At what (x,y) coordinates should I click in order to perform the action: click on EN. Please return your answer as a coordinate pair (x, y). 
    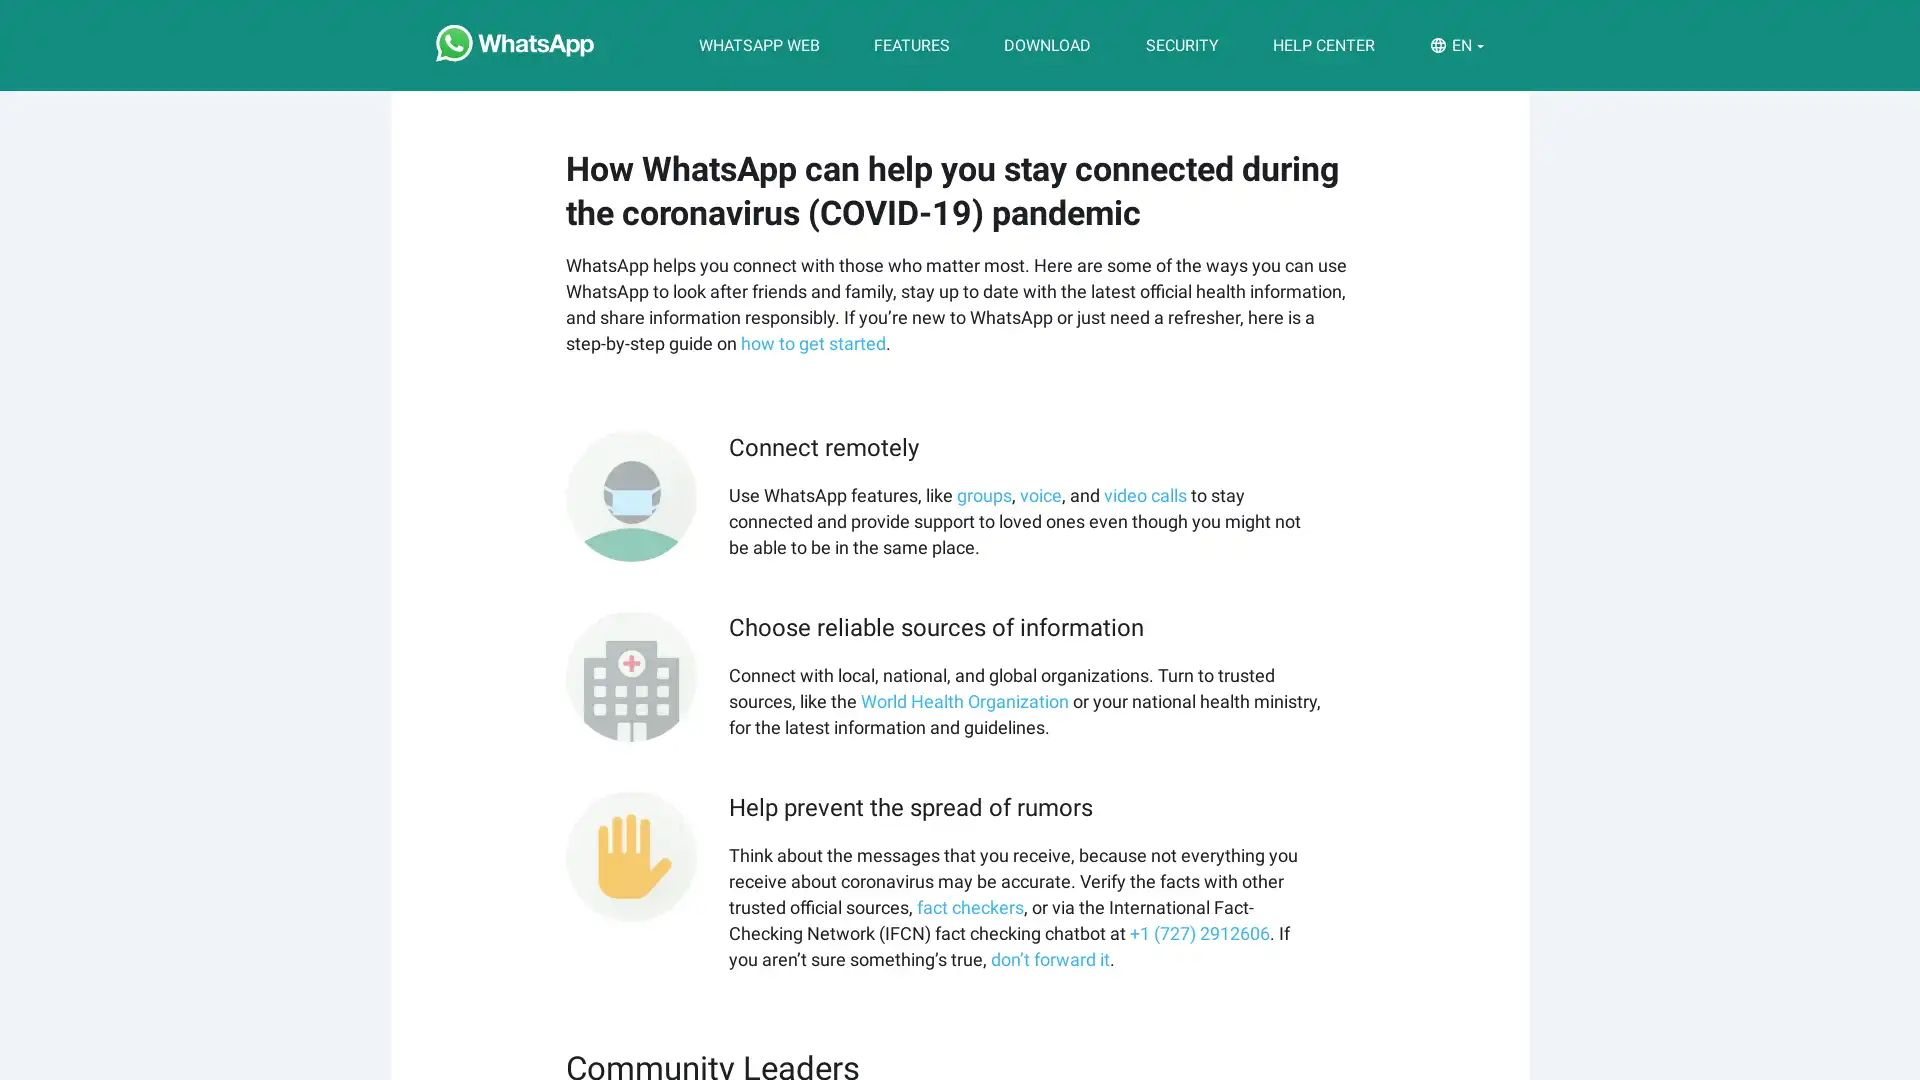
    Looking at the image, I should click on (1457, 45).